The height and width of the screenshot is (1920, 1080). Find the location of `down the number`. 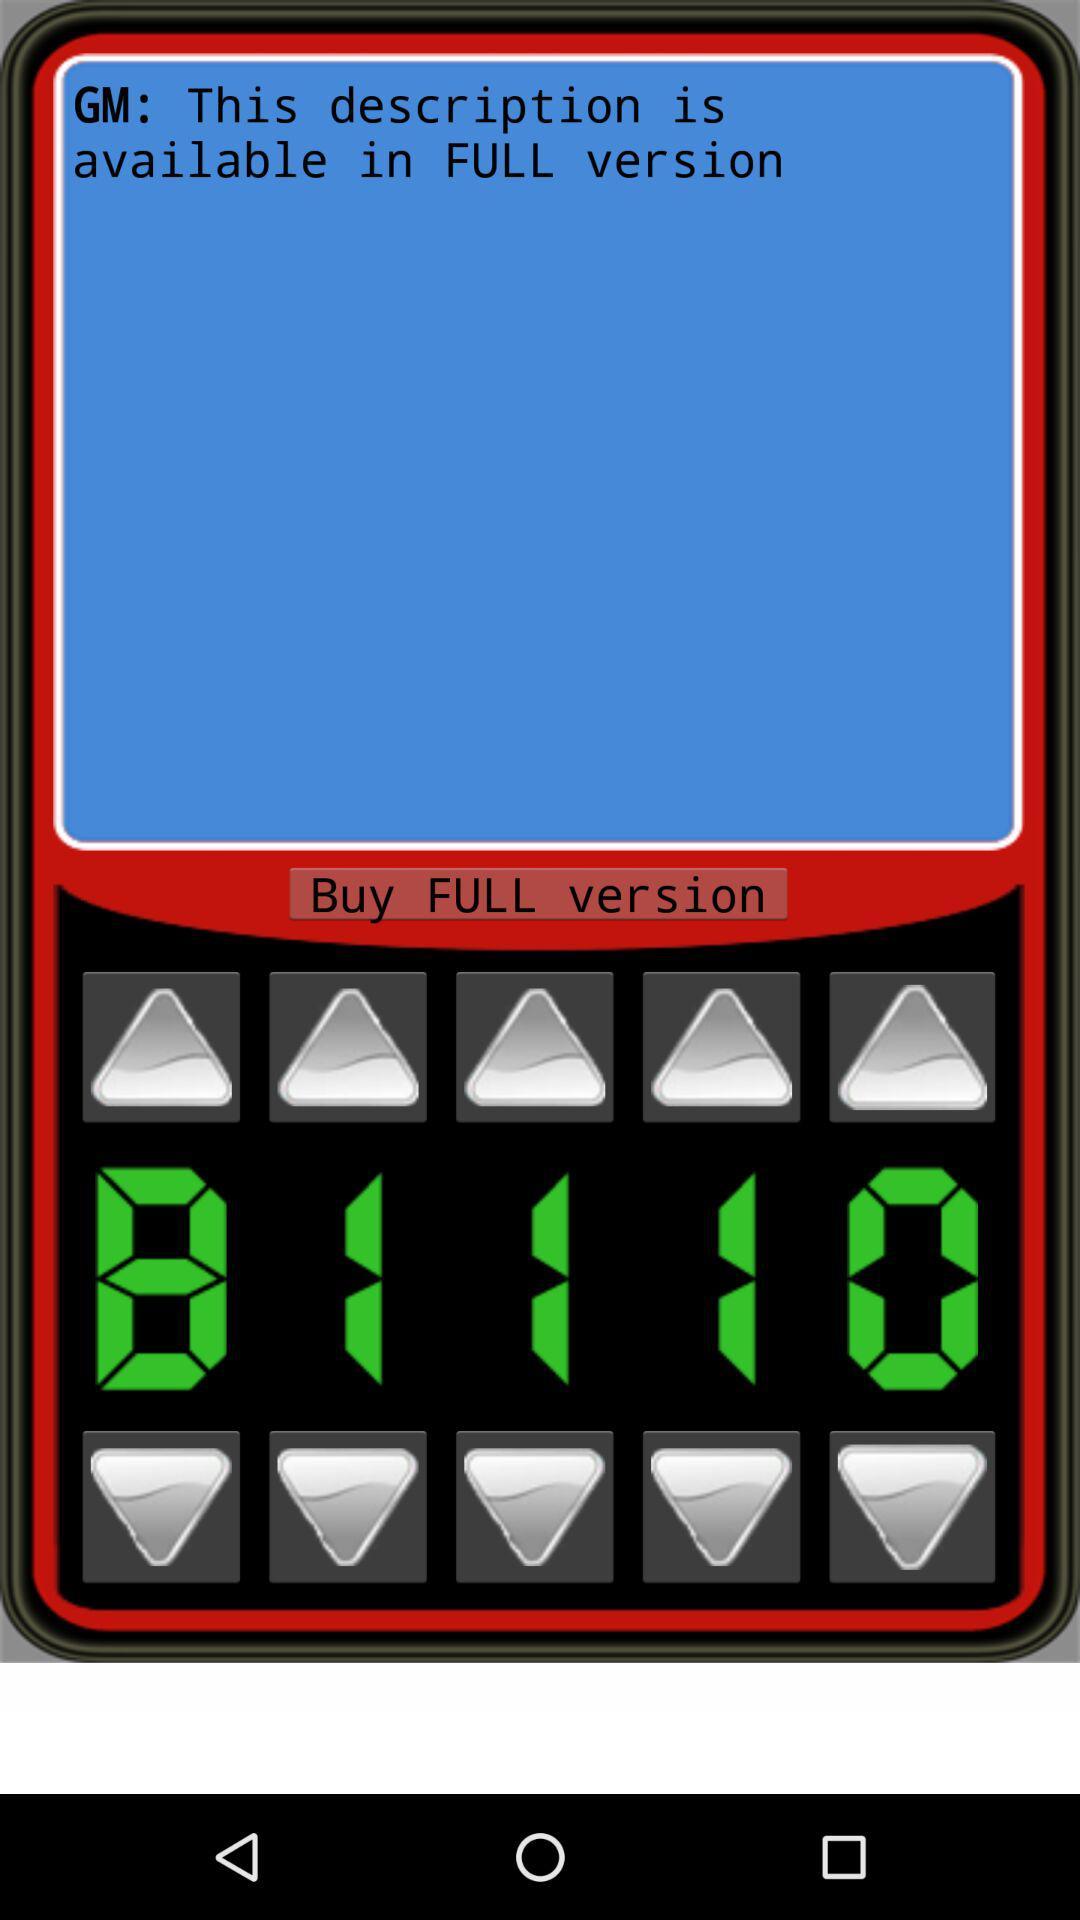

down the number is located at coordinates (346, 1507).